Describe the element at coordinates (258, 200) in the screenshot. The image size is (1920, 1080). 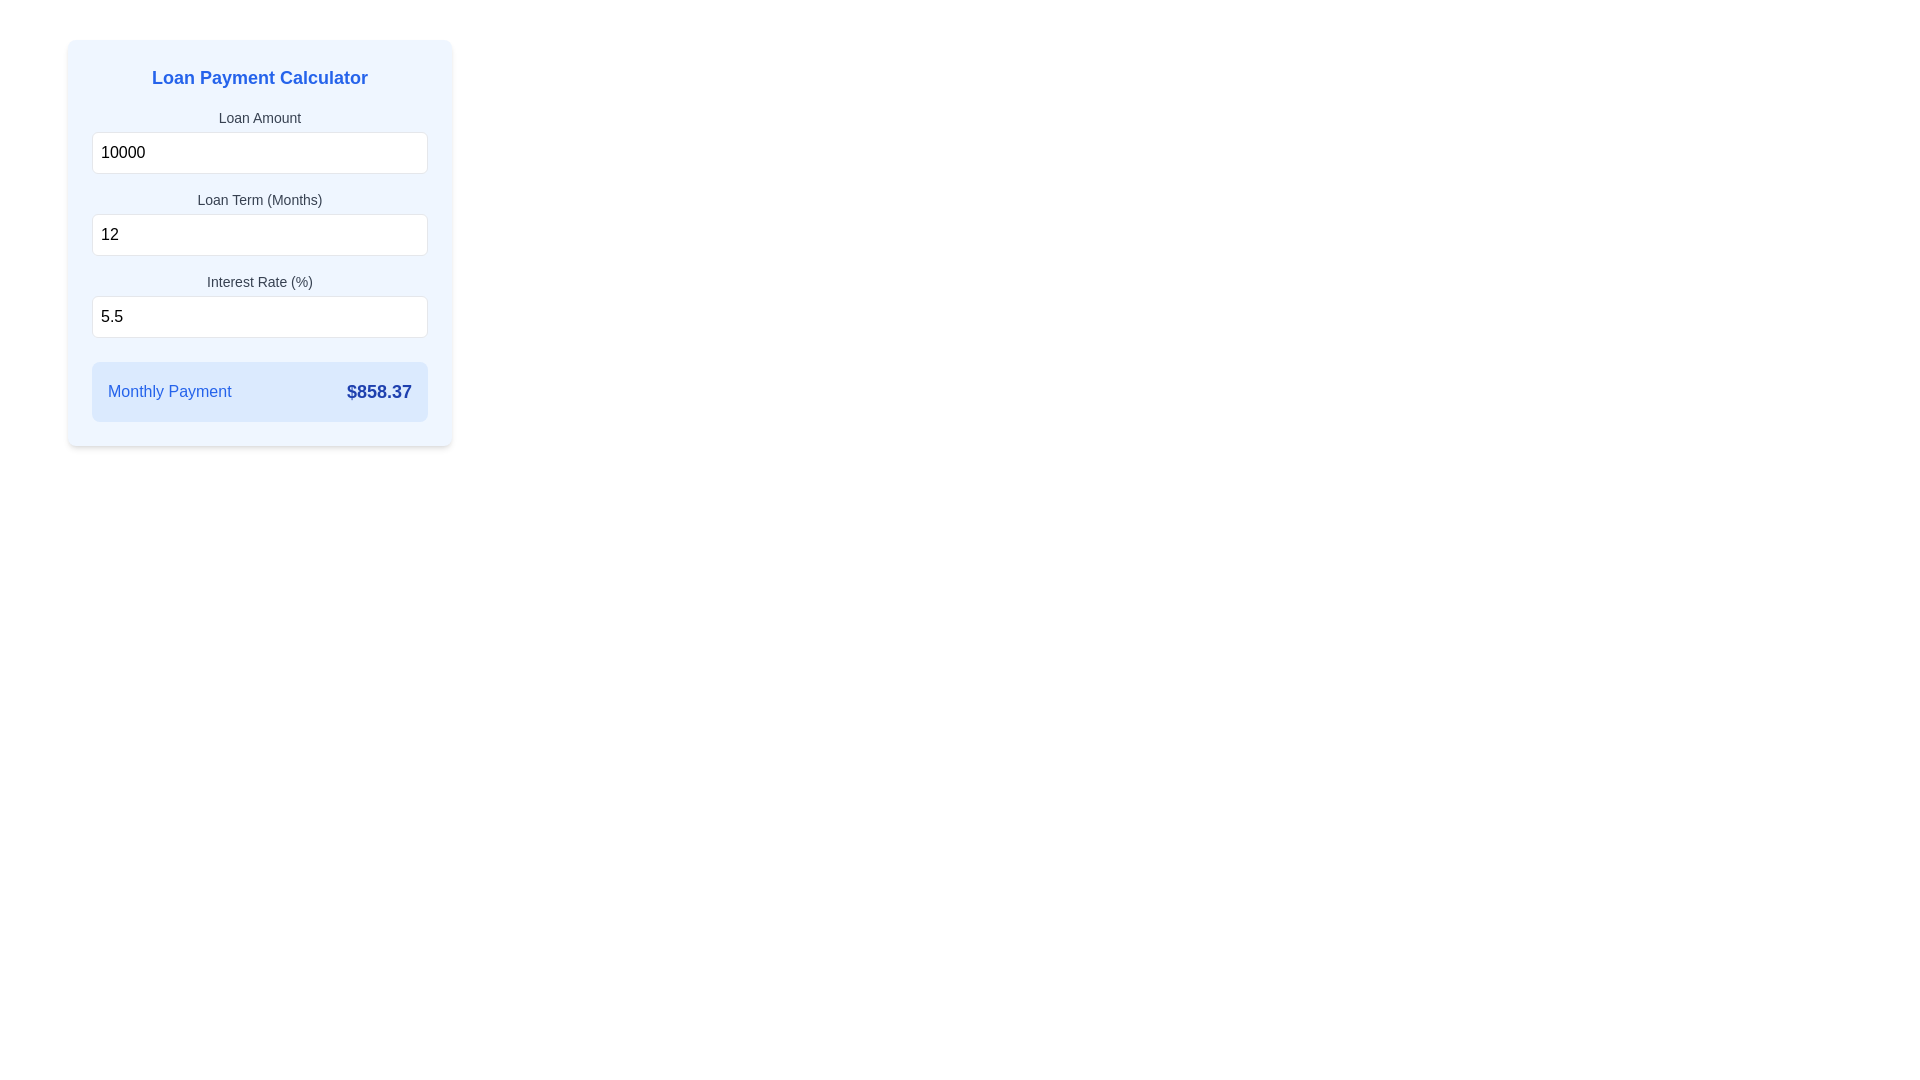
I see `the label that indicates the loan term in months, which is positioned above the input field containing the value '12'` at that location.